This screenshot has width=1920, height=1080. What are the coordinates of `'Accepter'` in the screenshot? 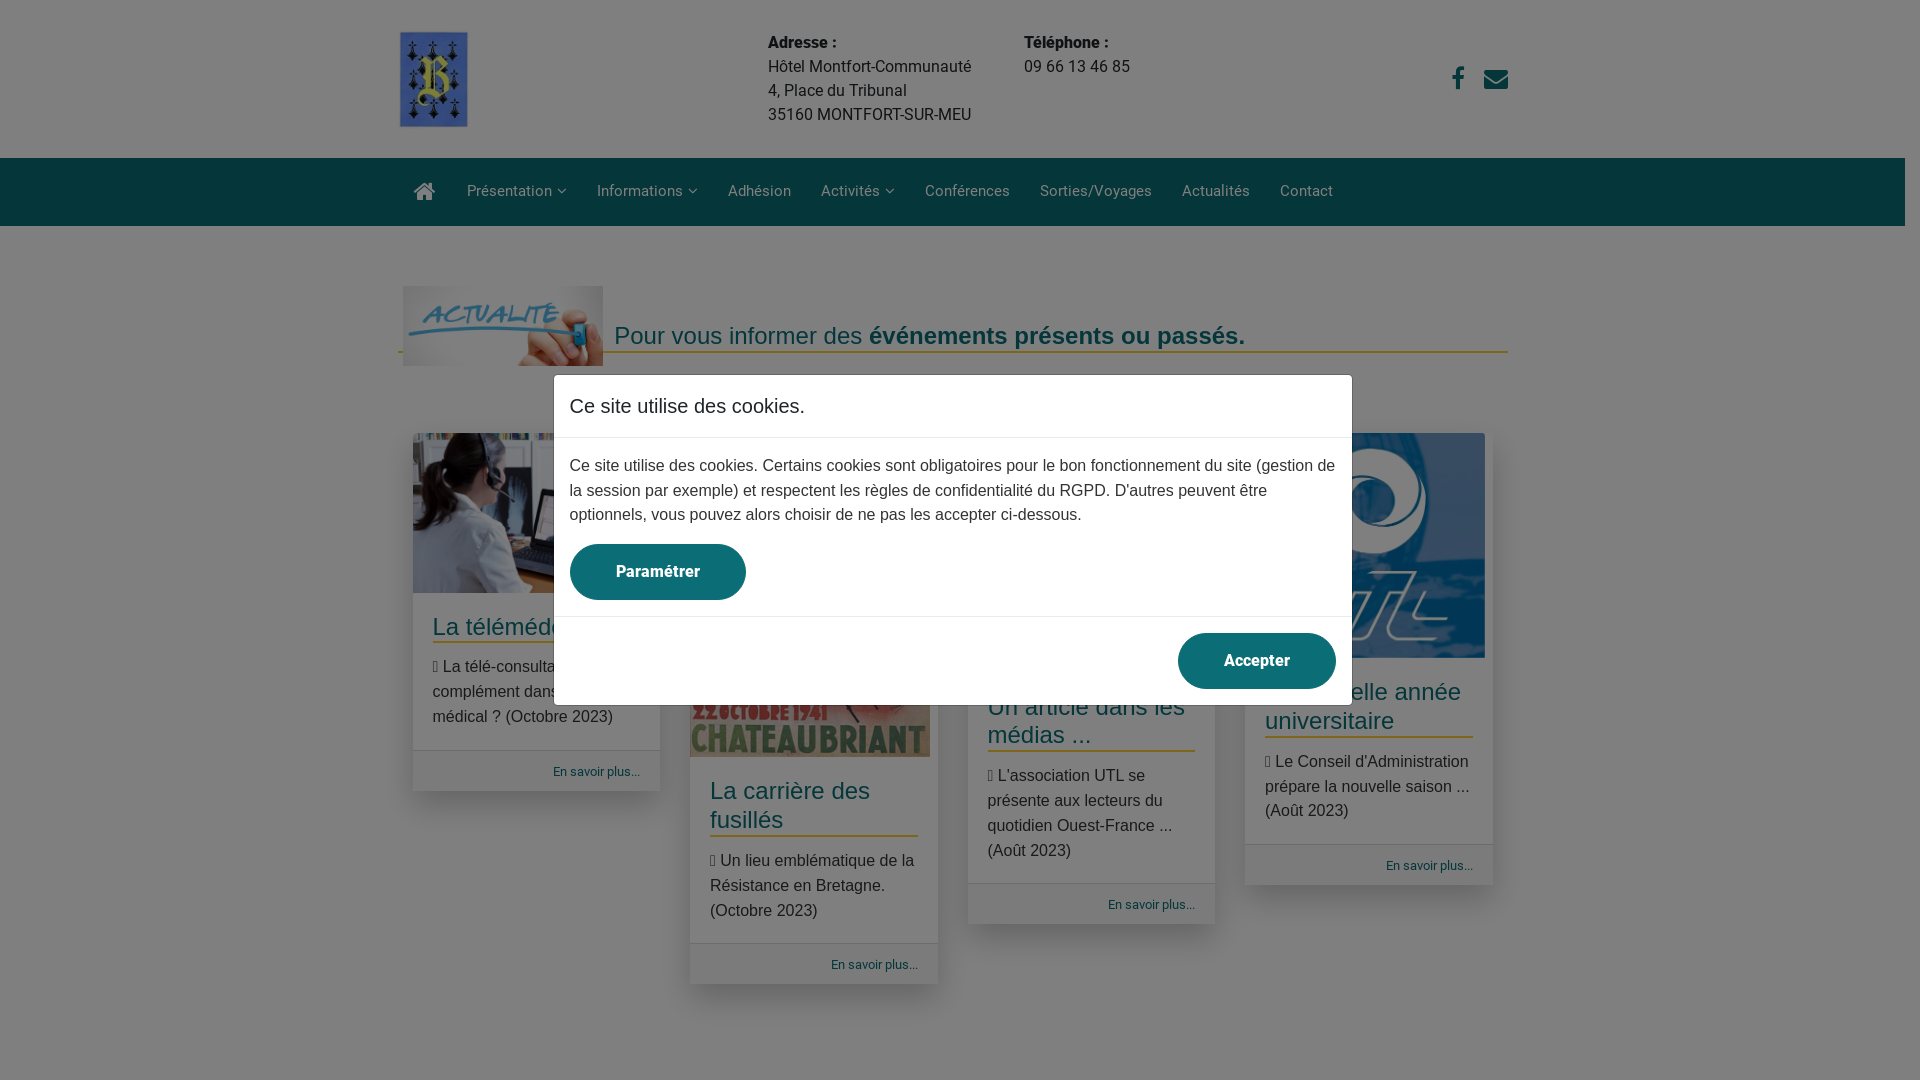 It's located at (1256, 660).